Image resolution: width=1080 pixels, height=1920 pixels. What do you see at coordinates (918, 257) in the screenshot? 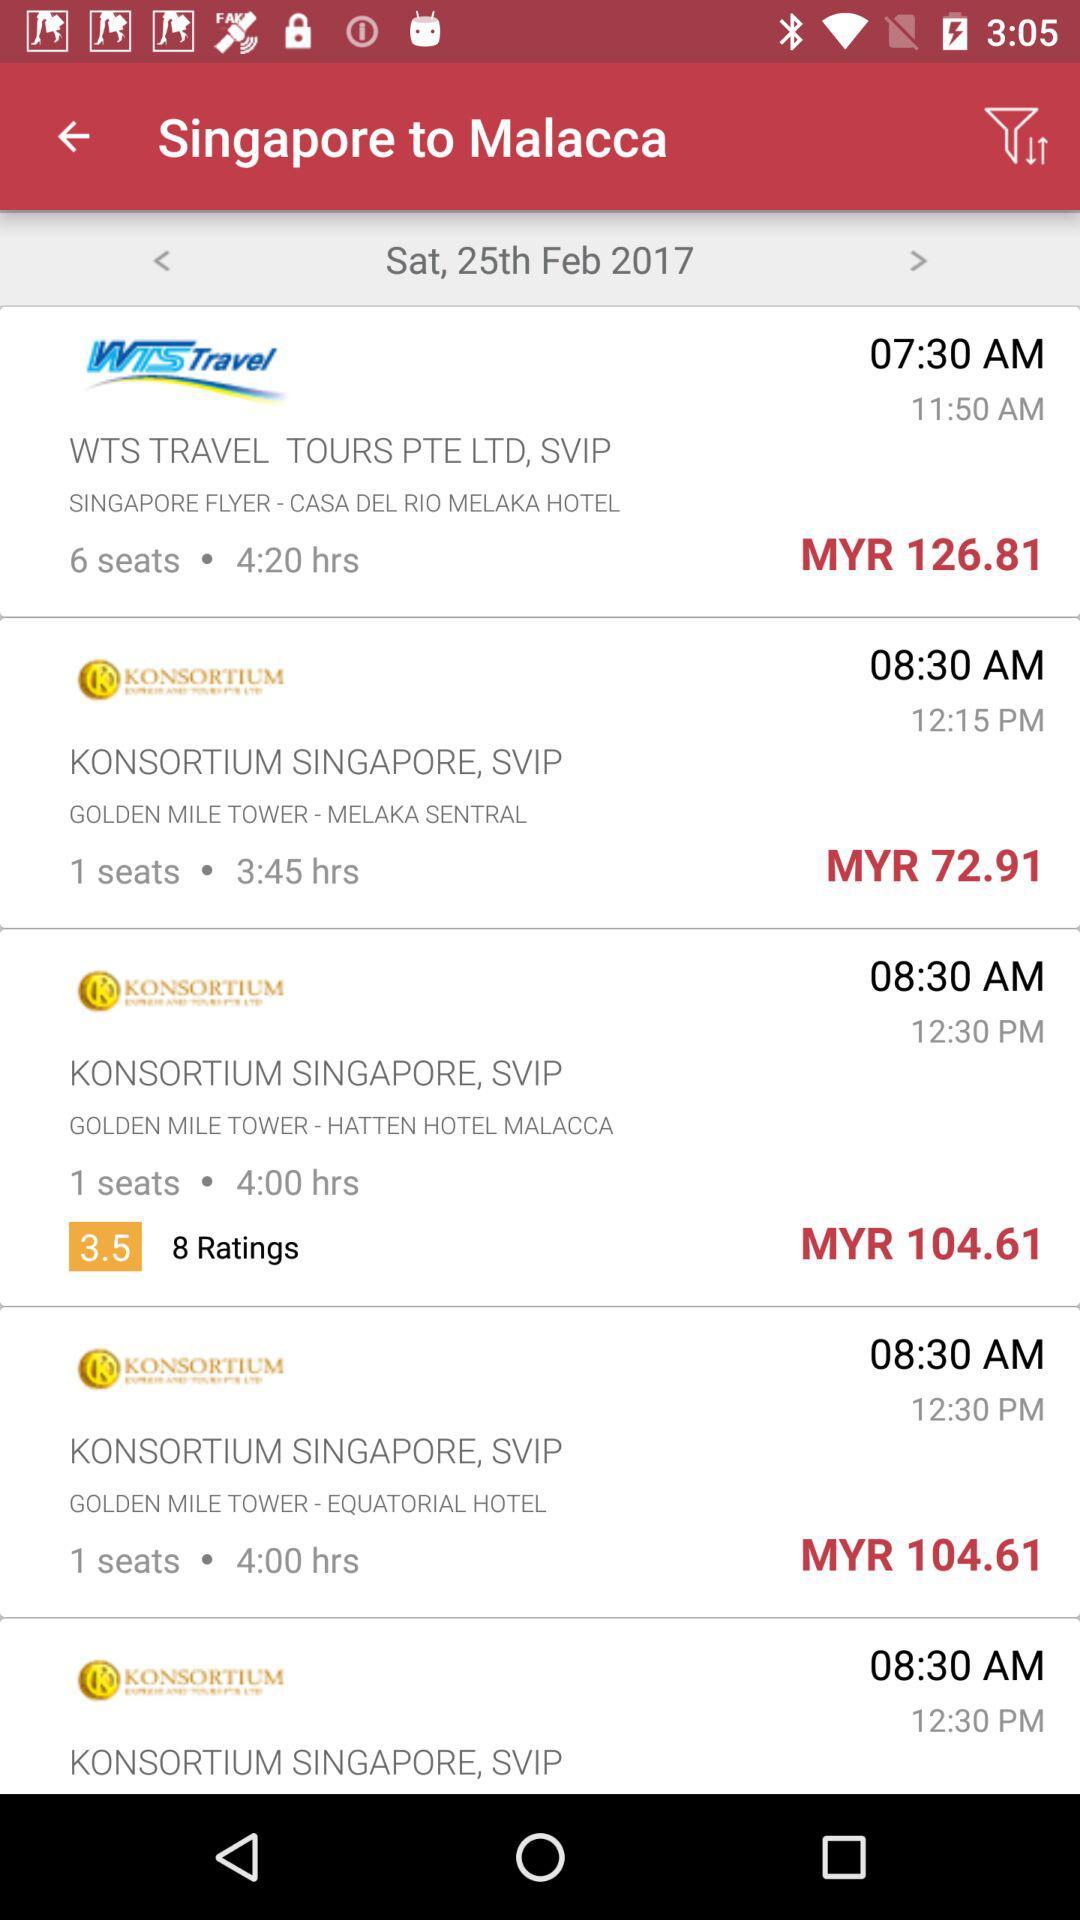
I see `next day` at bounding box center [918, 257].